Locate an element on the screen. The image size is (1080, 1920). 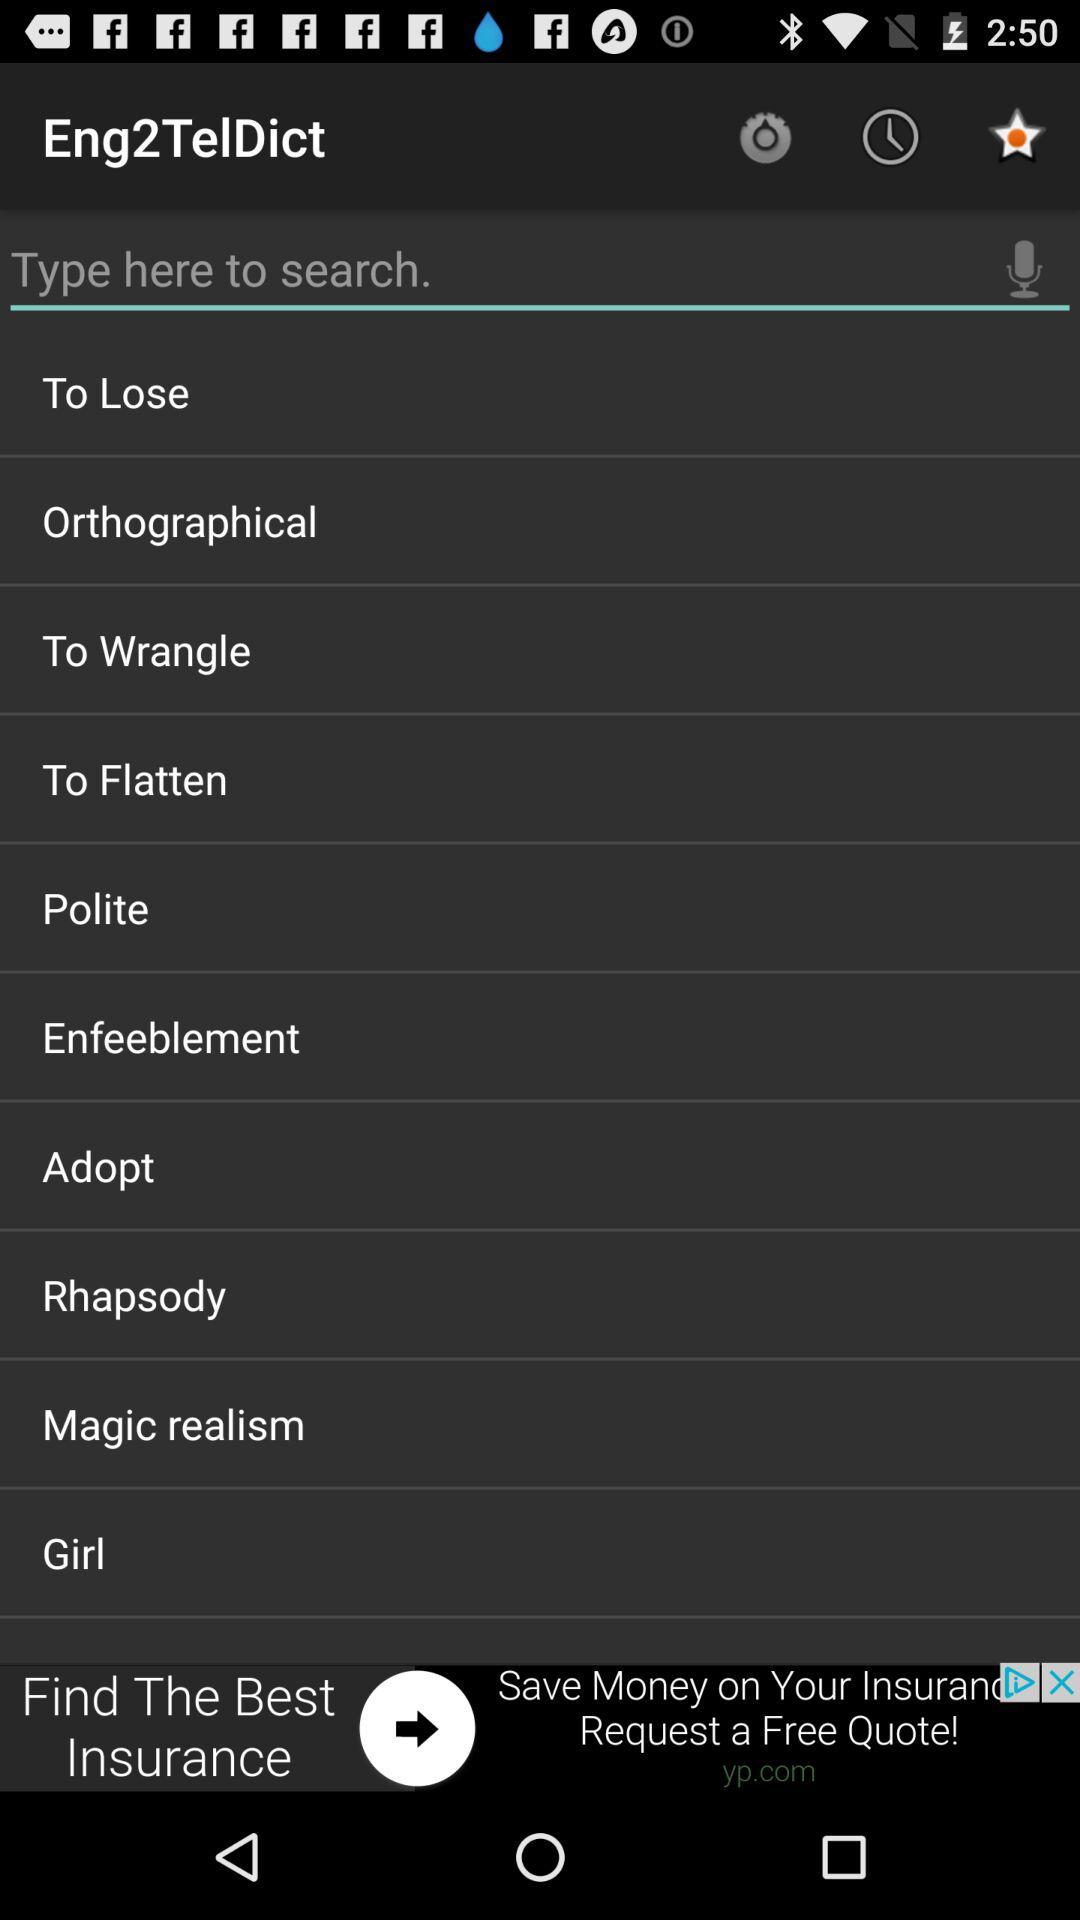
to flatten icon is located at coordinates (540, 777).